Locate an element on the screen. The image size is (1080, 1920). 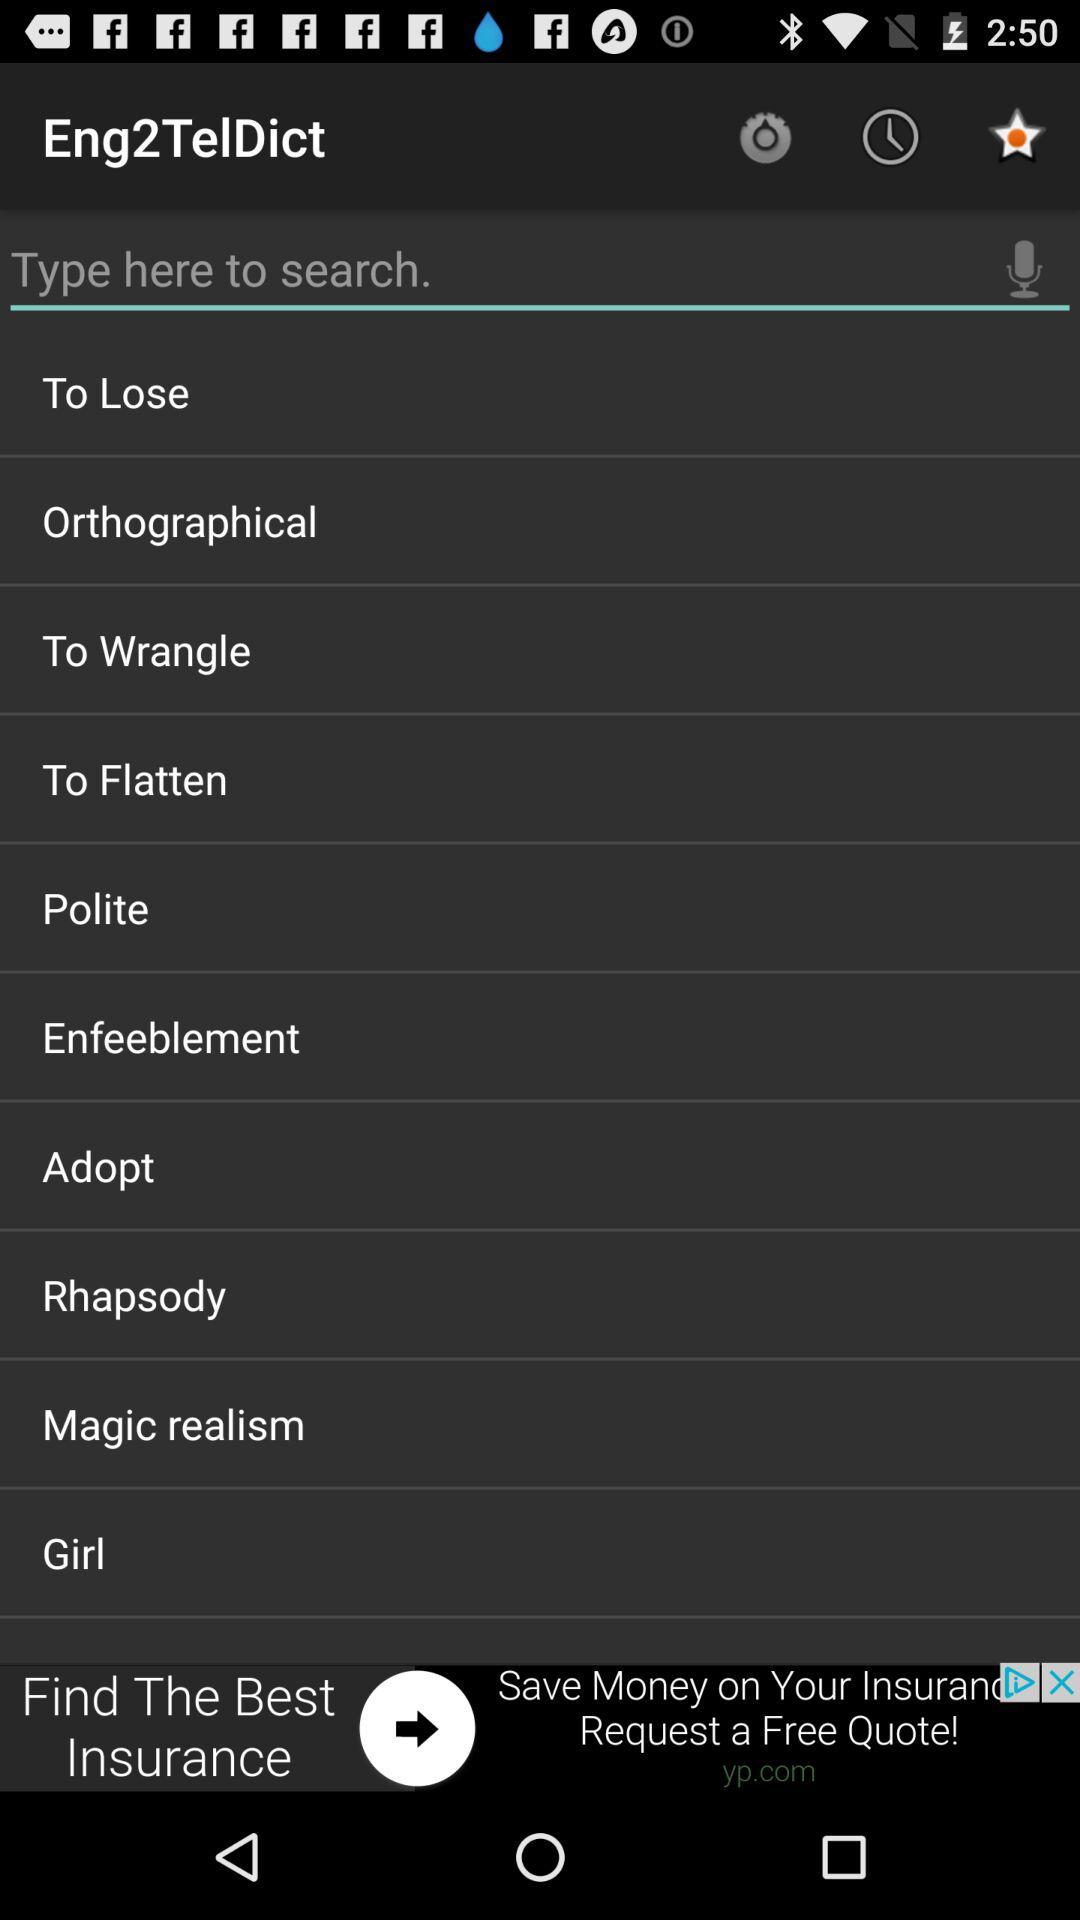
to flatten icon is located at coordinates (540, 777).